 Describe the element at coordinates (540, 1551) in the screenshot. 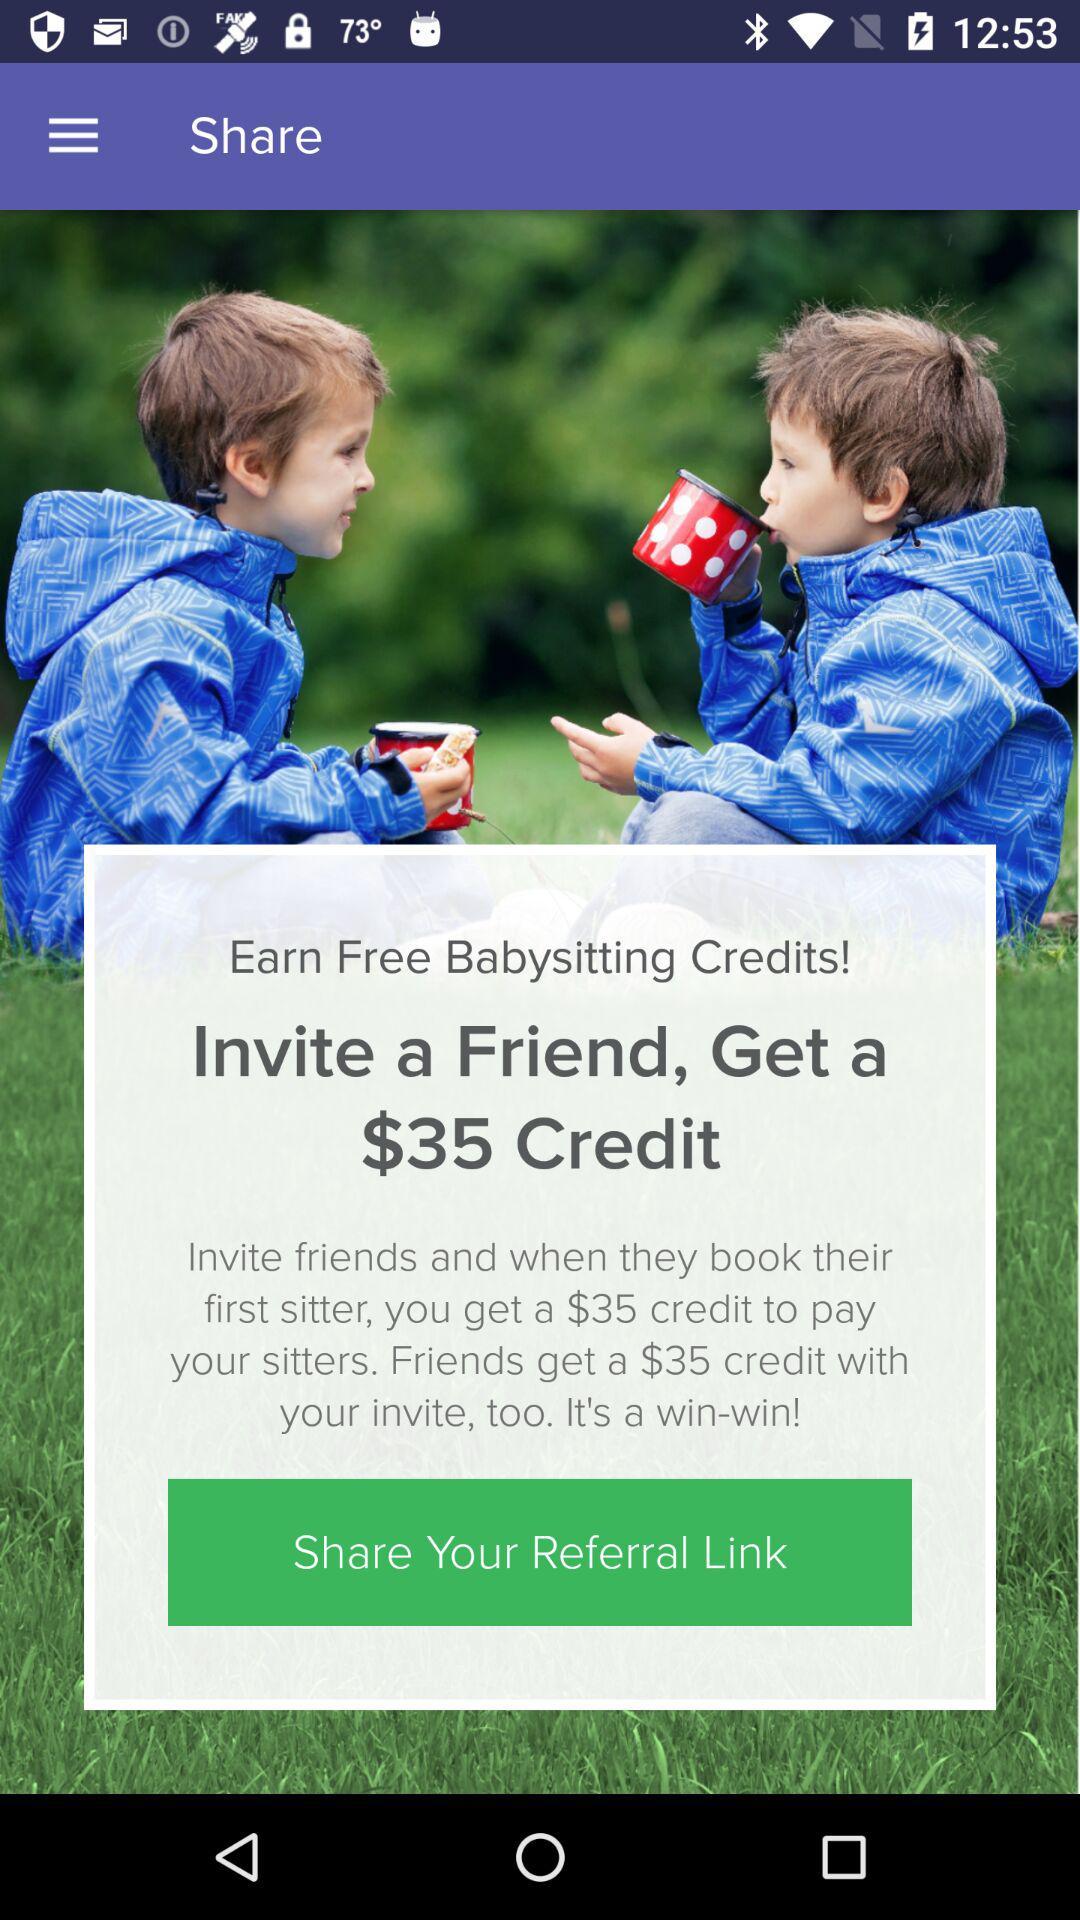

I see `the share your referral icon` at that location.